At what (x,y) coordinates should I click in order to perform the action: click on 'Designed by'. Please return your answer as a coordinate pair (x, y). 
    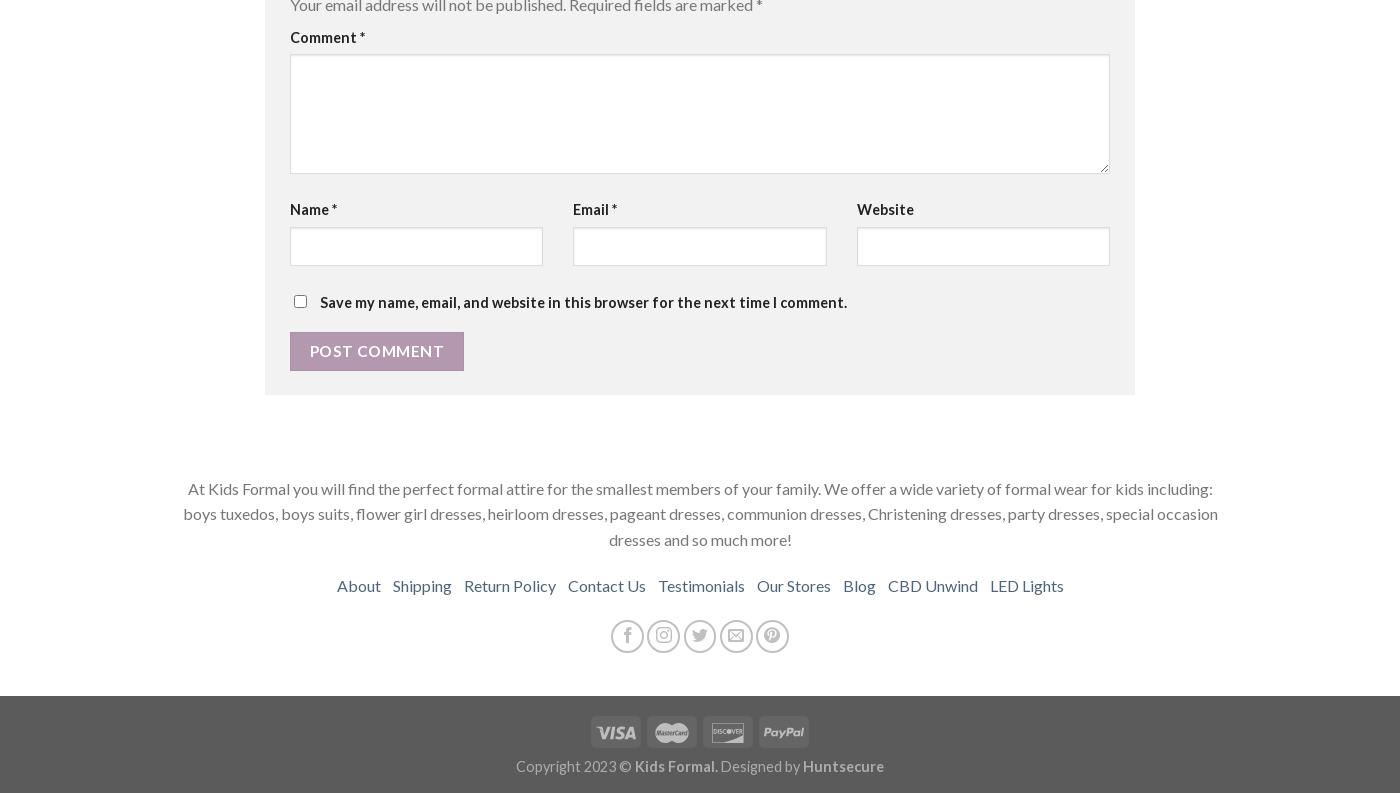
    Looking at the image, I should click on (759, 766).